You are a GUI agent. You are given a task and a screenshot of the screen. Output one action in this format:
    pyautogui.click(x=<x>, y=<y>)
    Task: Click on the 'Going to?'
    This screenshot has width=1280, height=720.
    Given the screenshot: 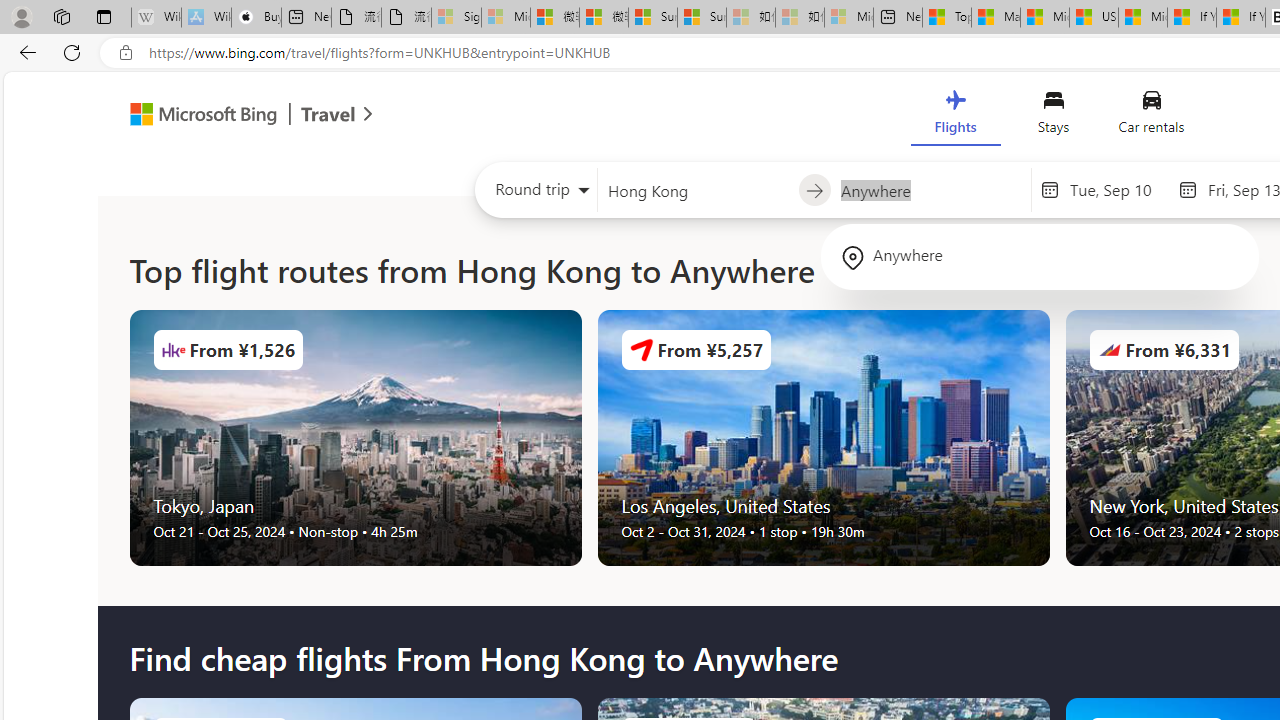 What is the action you would take?
    pyautogui.click(x=929, y=190)
    